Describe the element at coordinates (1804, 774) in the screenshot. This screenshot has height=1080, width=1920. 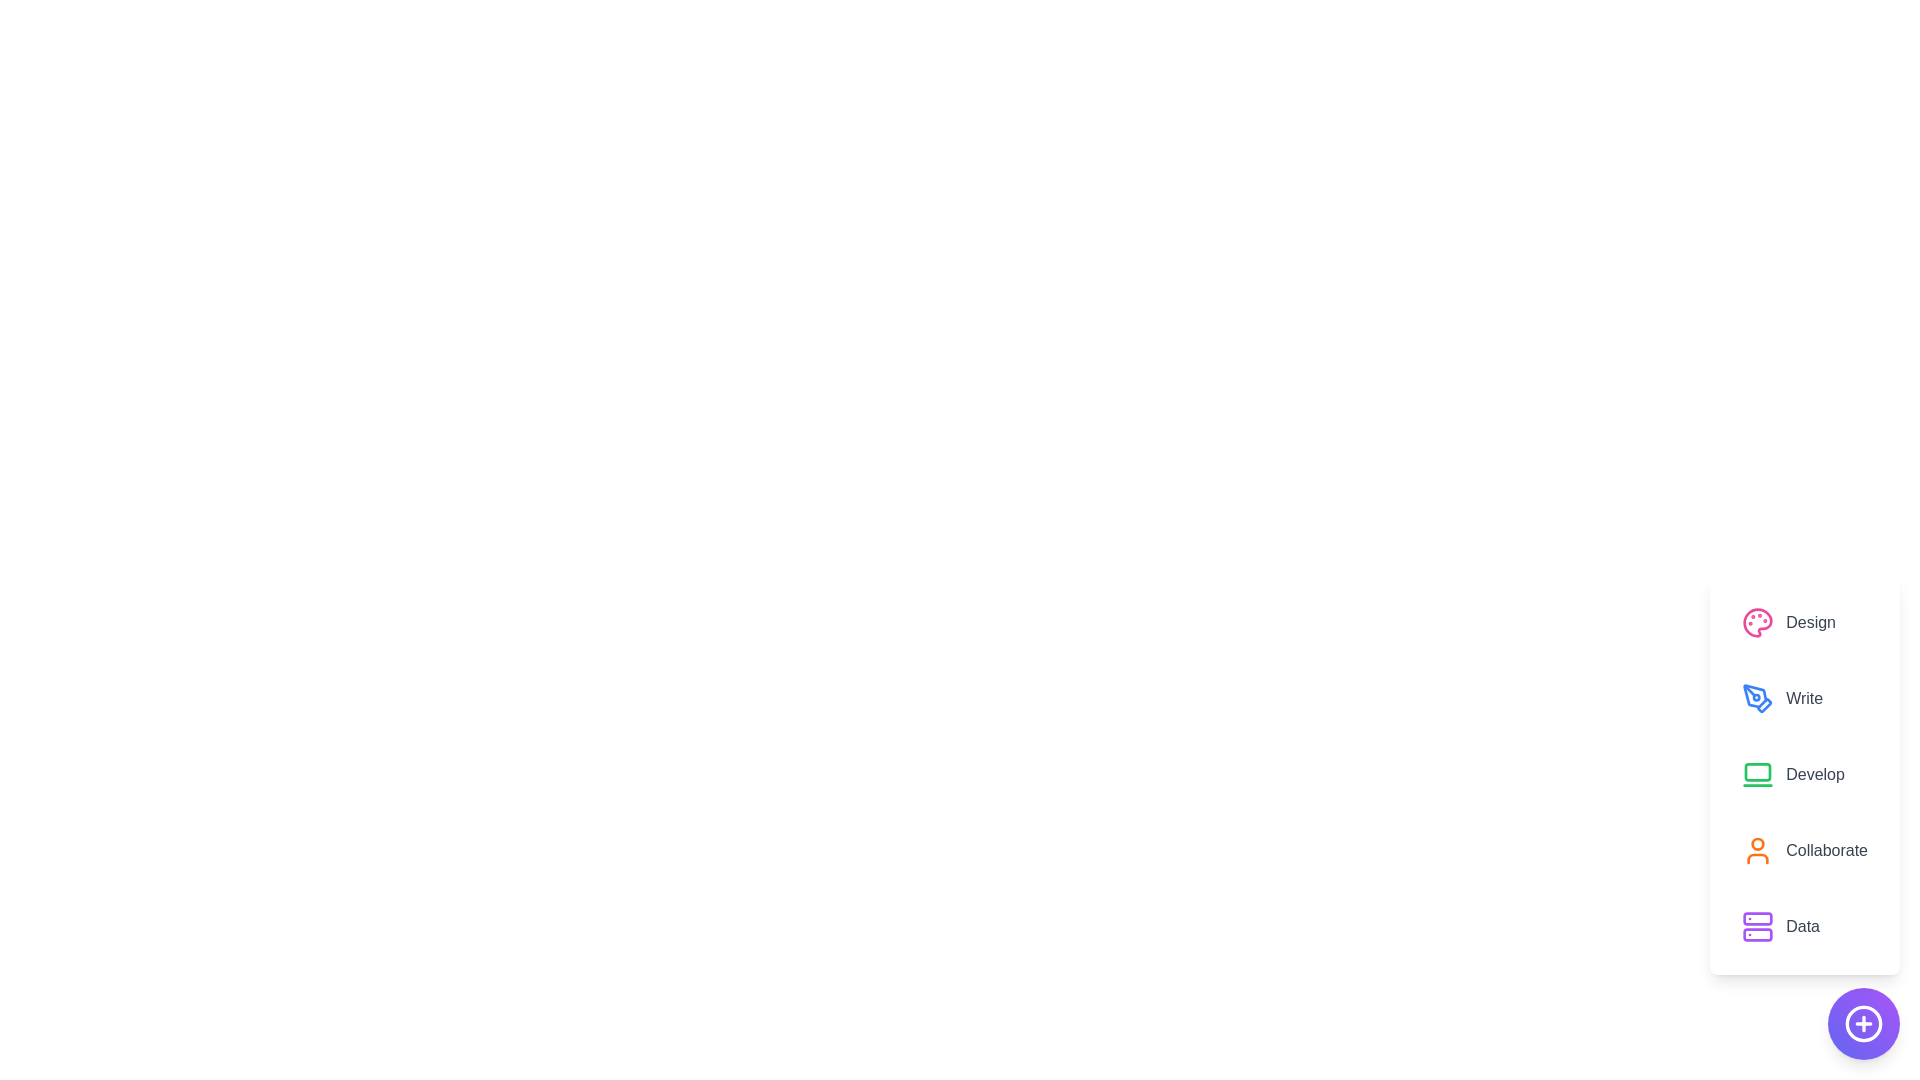
I see `the option Develop from the displayed options` at that location.